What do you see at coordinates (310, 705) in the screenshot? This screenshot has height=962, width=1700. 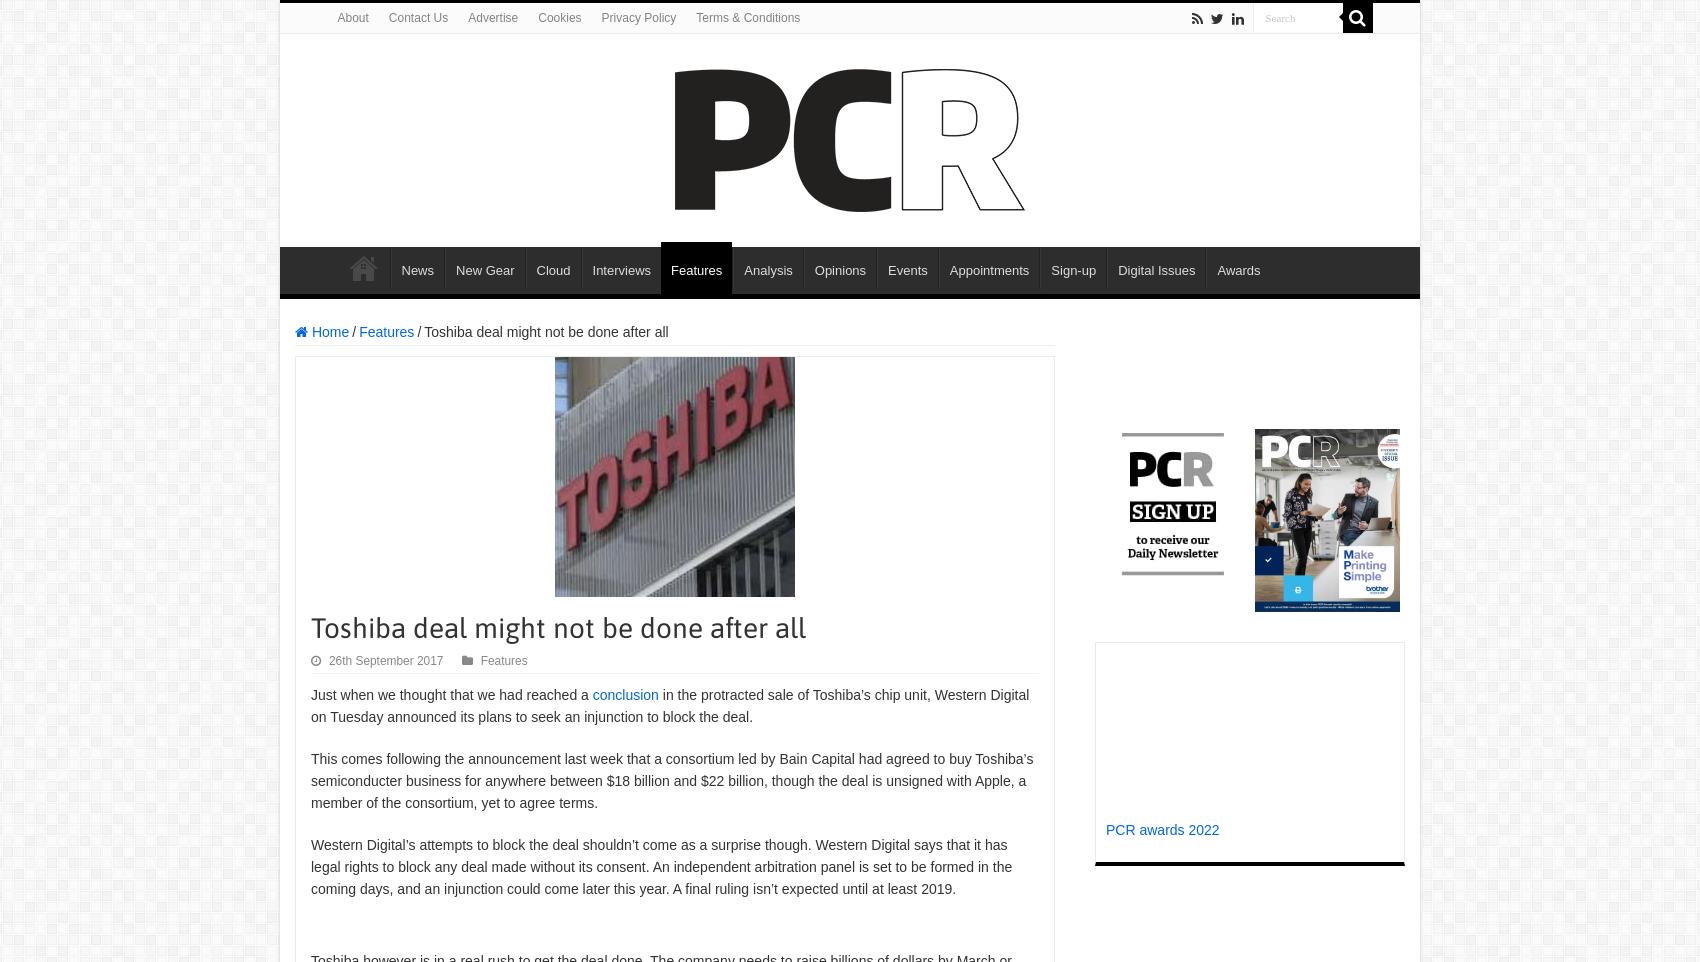 I see `'in the protracted sale of Toshiba’s chip unit, Western Digital on Tuesday announced its plans to seek an injunction to block the deal.'` at bounding box center [310, 705].